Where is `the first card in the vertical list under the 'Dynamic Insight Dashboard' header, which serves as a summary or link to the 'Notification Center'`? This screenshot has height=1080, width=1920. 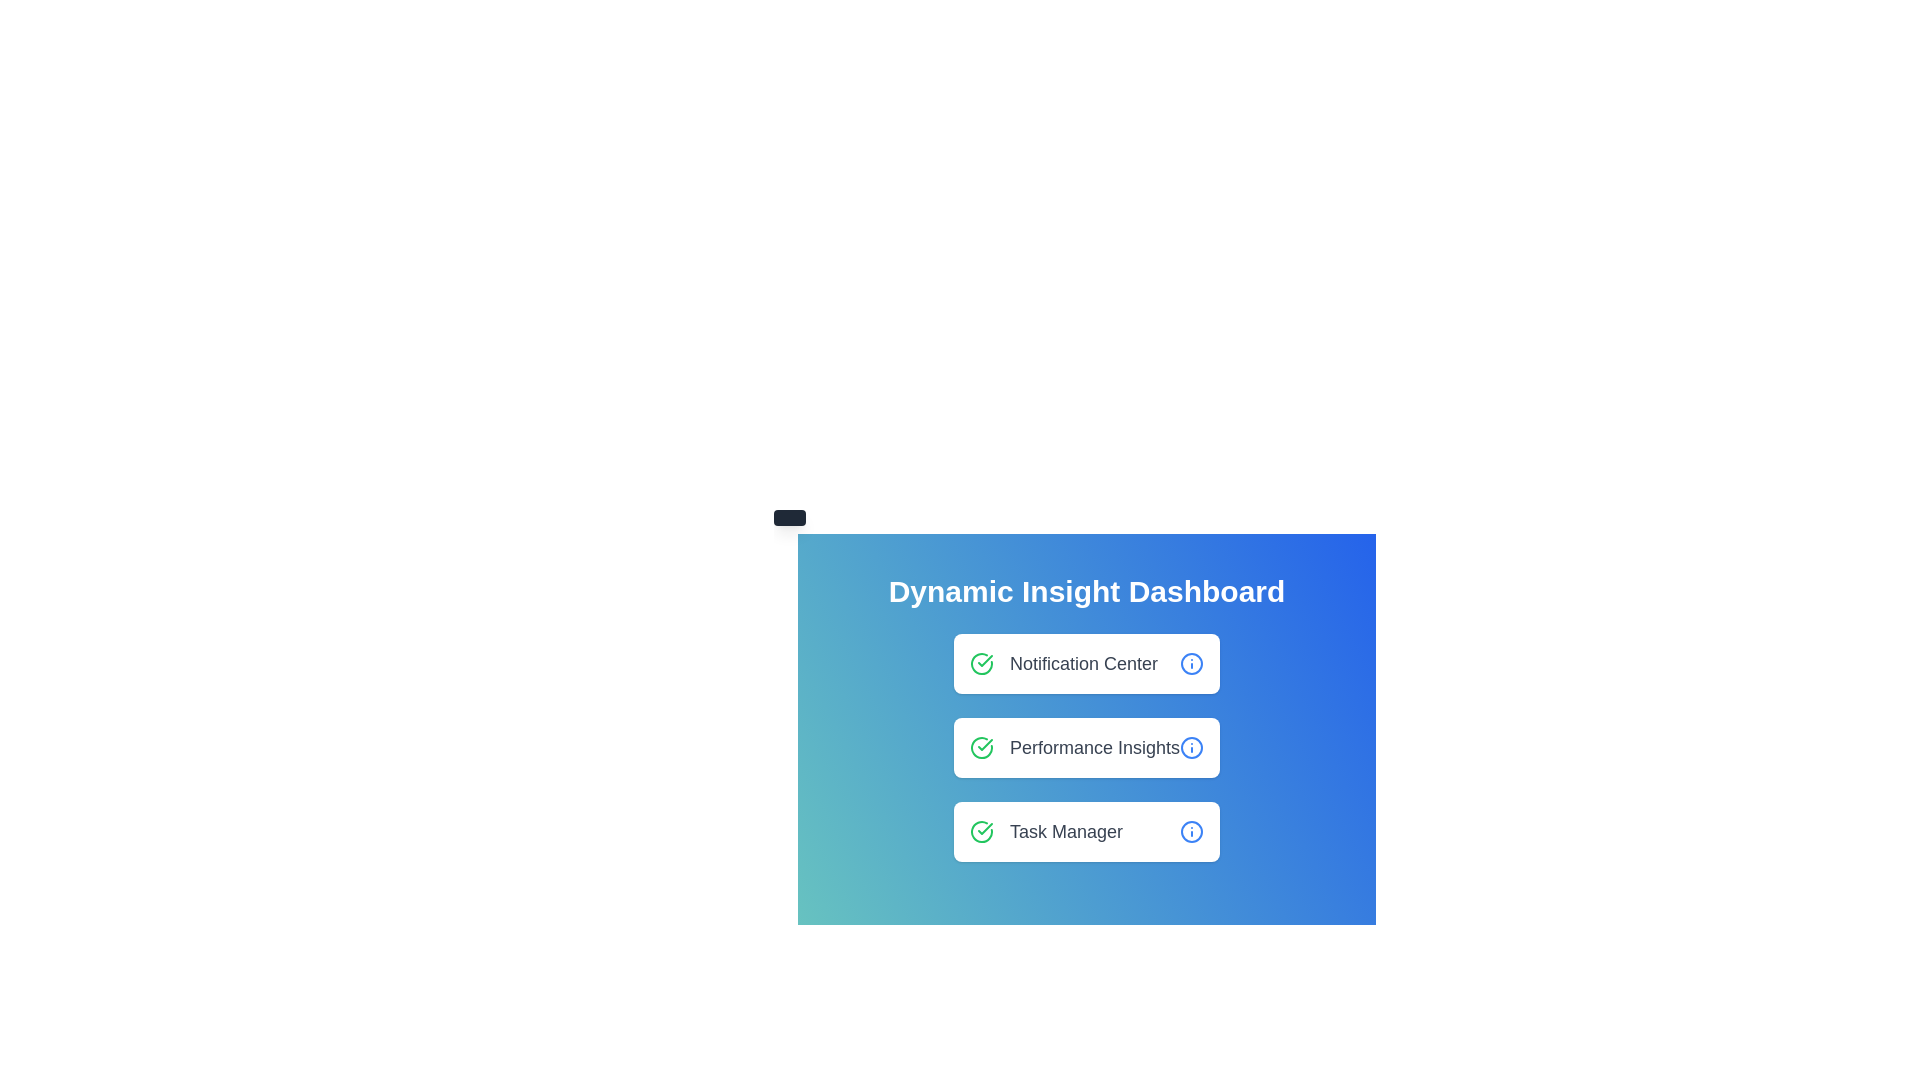
the first card in the vertical list under the 'Dynamic Insight Dashboard' header, which serves as a summary or link to the 'Notification Center' is located at coordinates (1085, 663).